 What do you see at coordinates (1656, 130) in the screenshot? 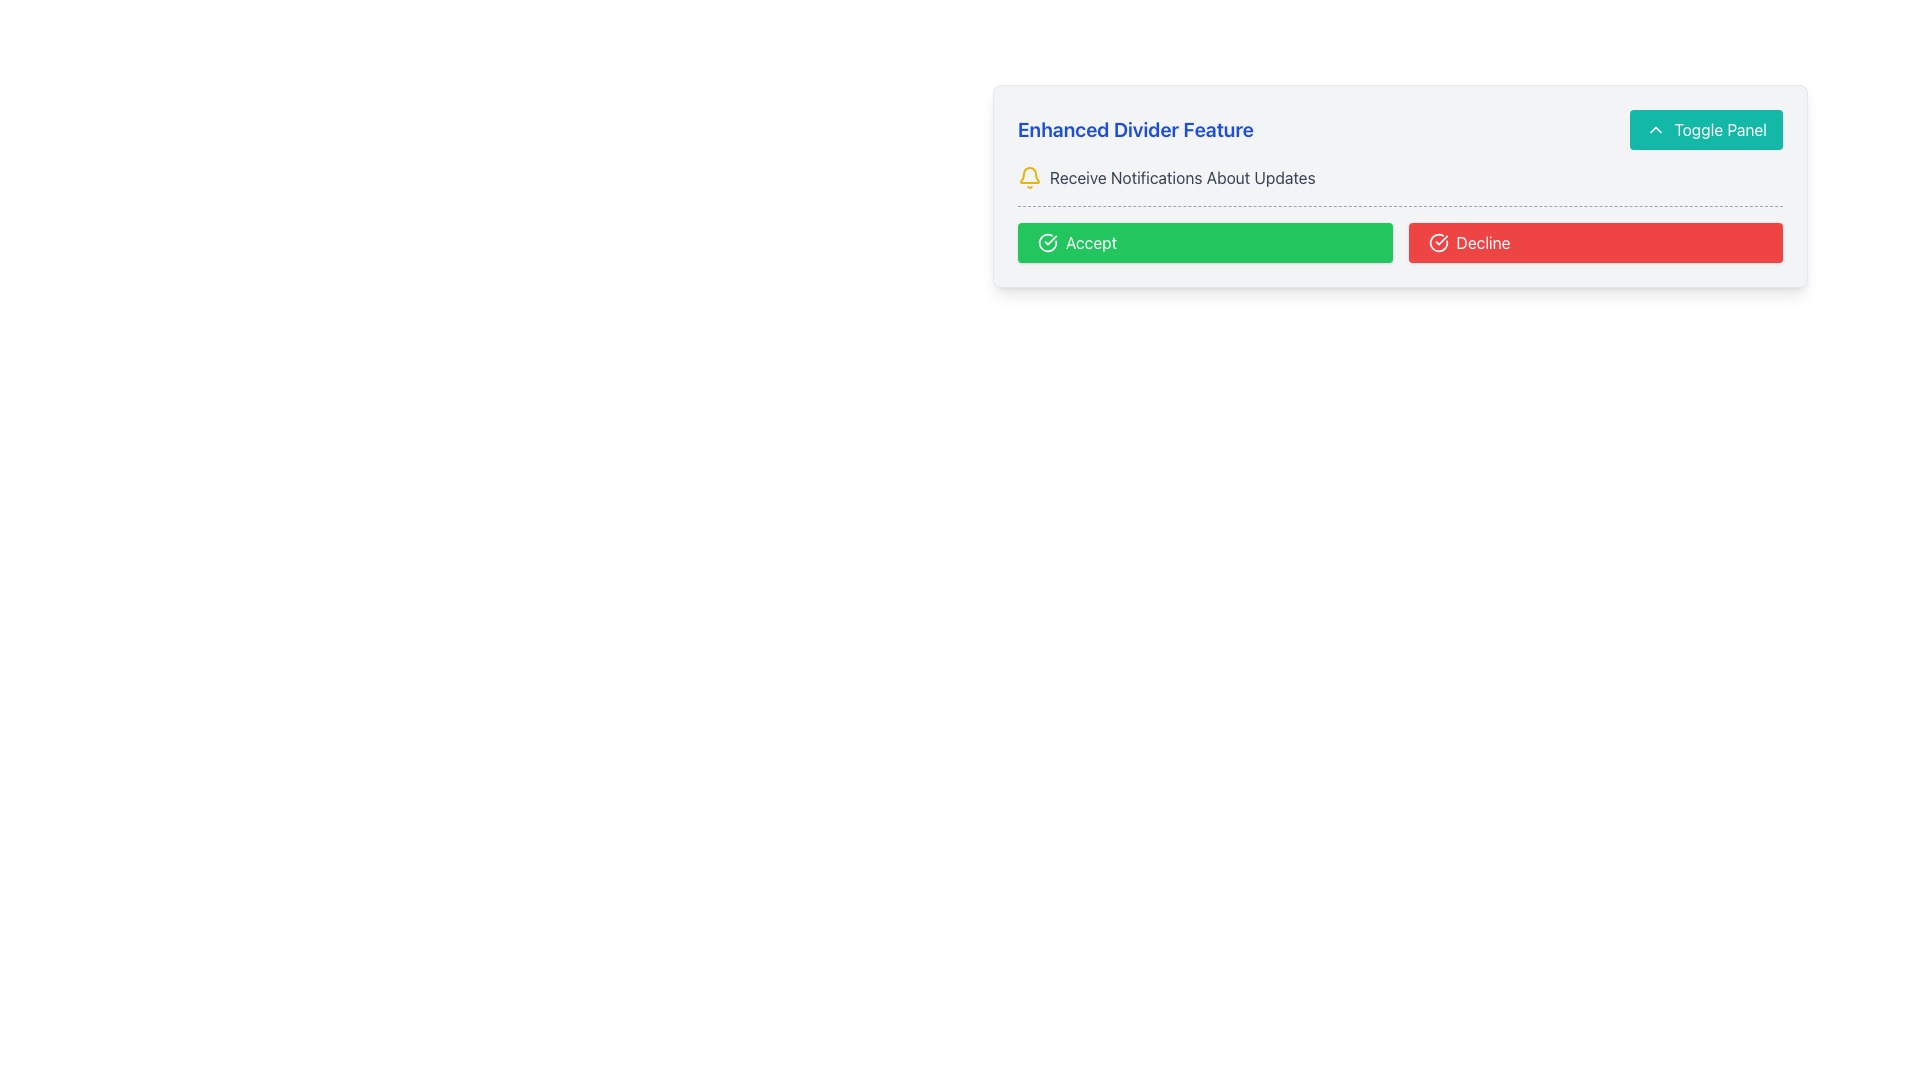
I see `the icon located to the left of the 'Toggle Panel' text in the top-right corner of the panel` at bounding box center [1656, 130].